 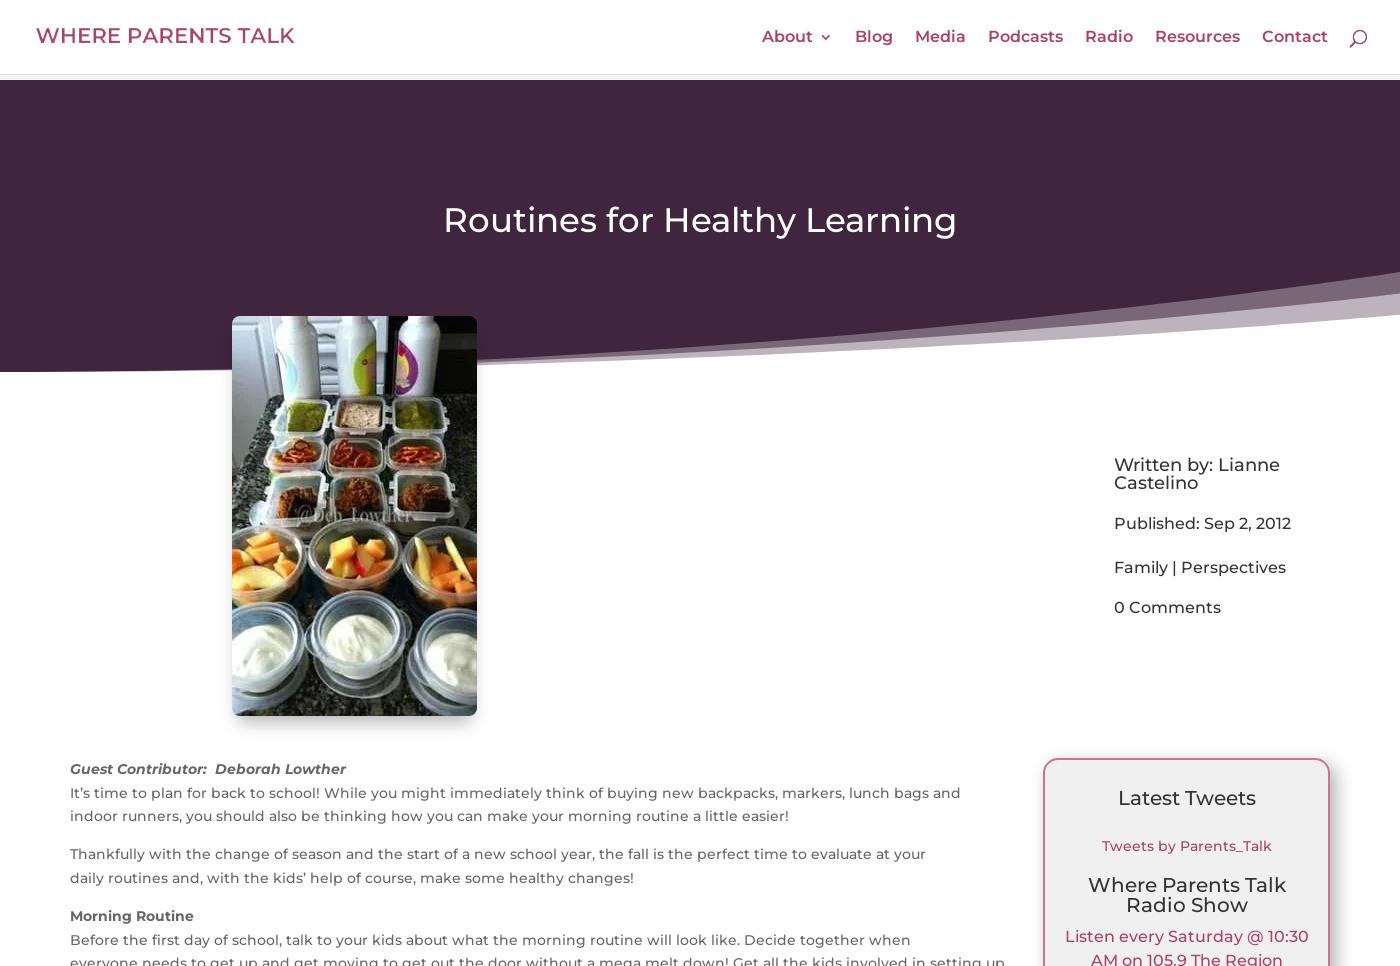 What do you see at coordinates (802, 303) in the screenshot?
I see `'Productions'` at bounding box center [802, 303].